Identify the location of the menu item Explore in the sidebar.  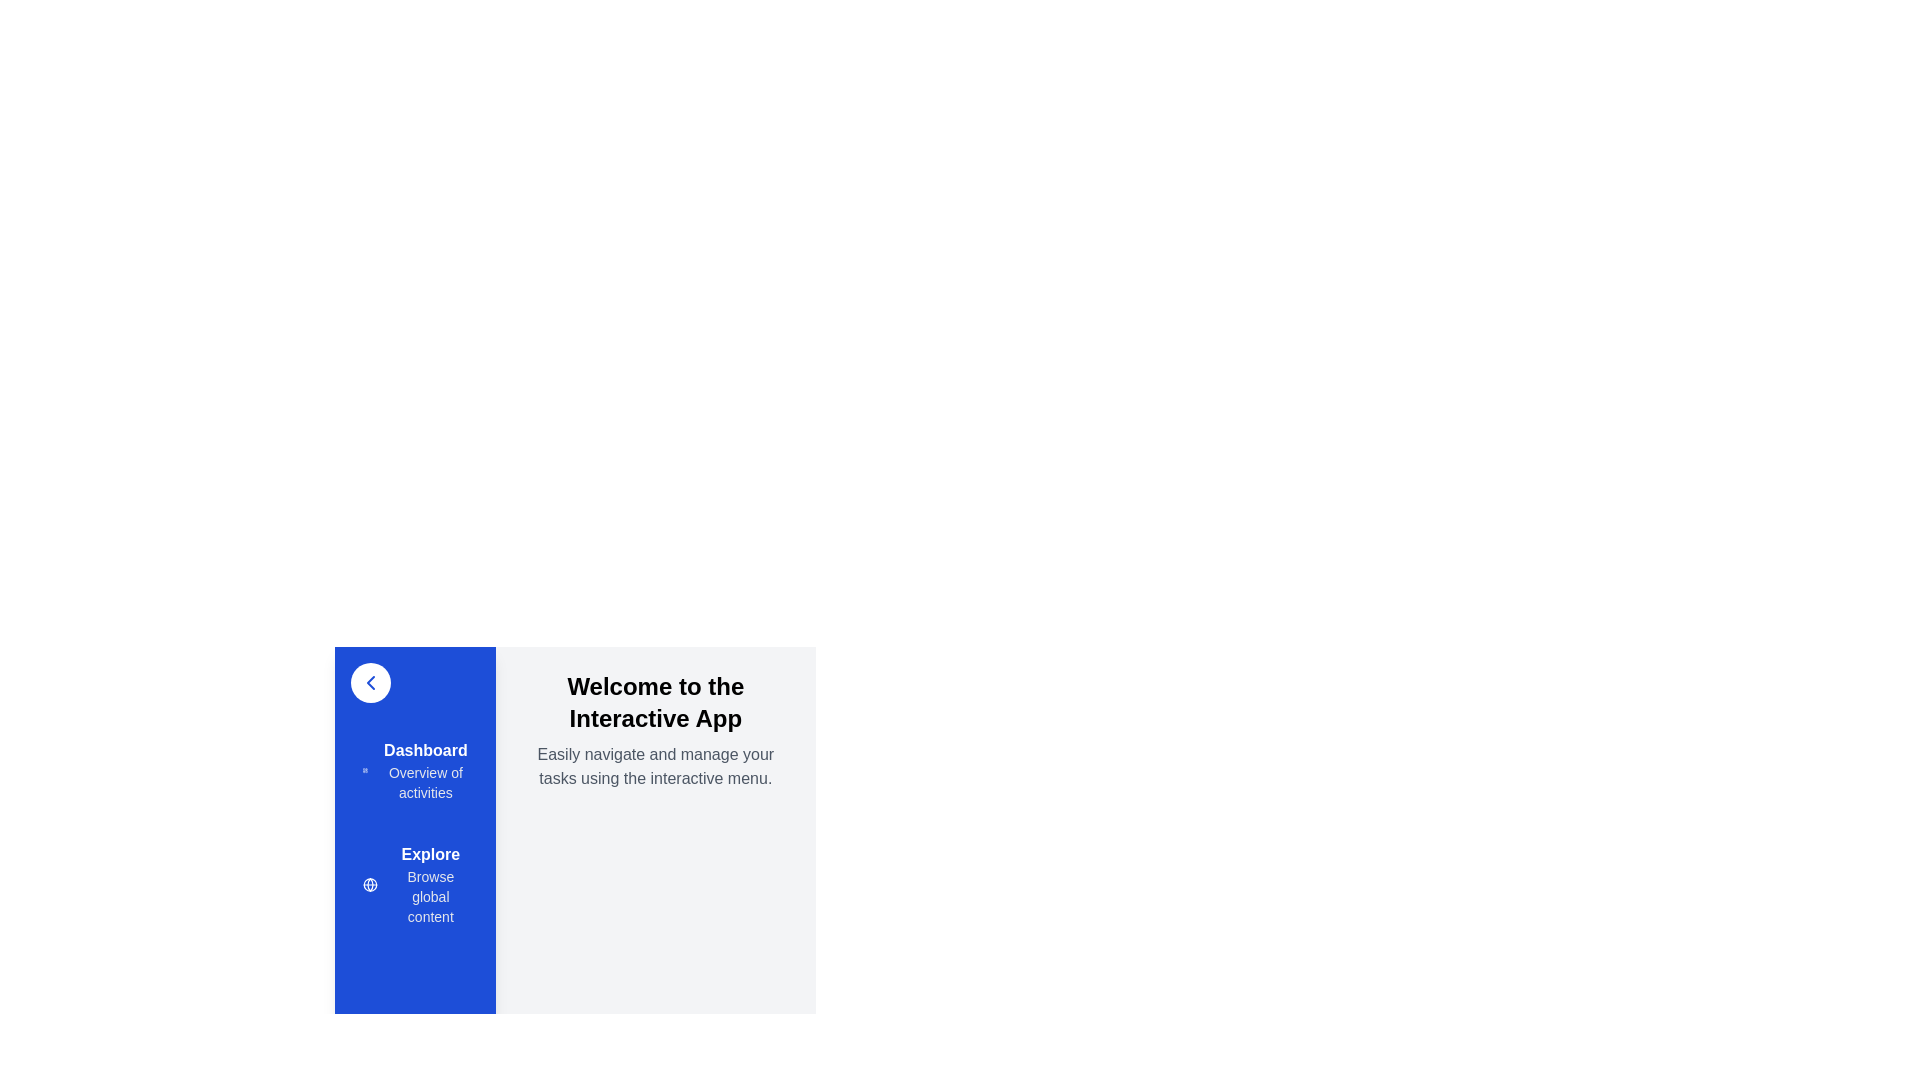
(413, 883).